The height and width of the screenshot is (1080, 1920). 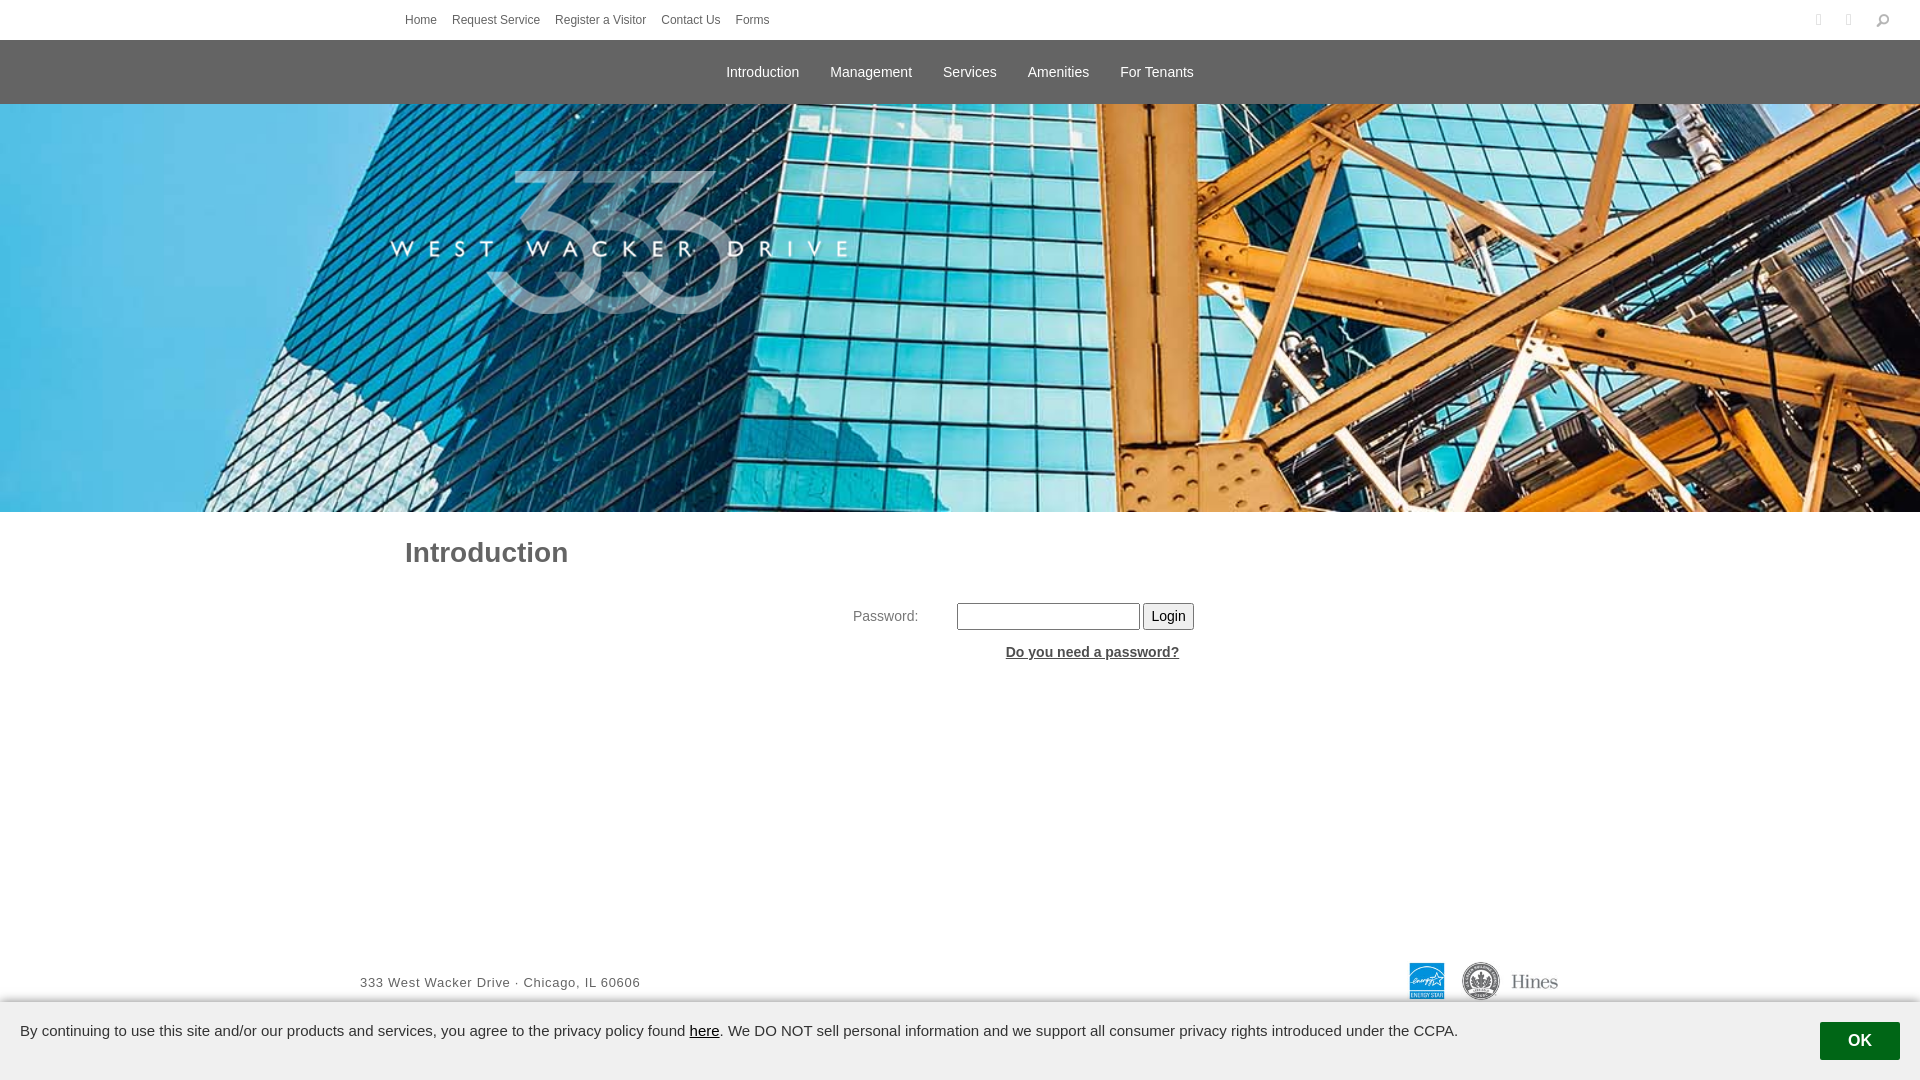 I want to click on 'Register a Visitor', so click(x=604, y=19).